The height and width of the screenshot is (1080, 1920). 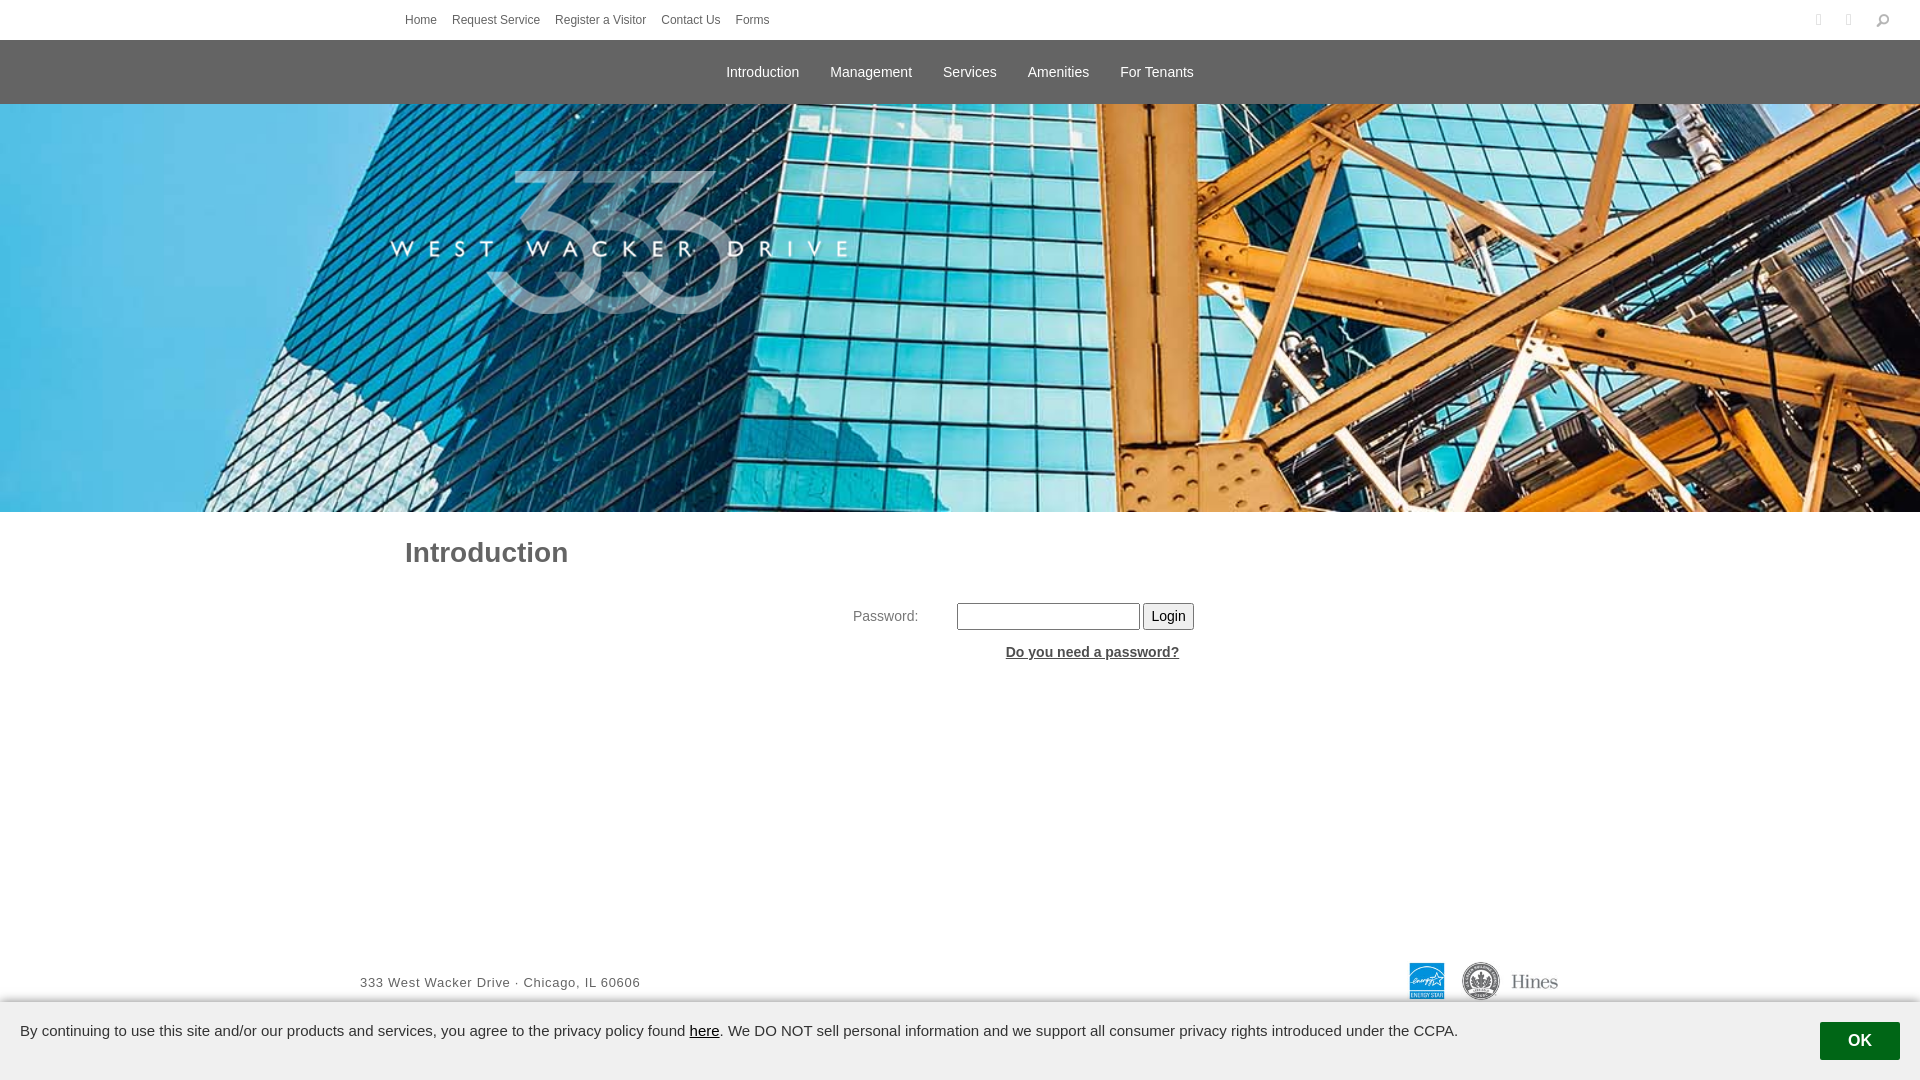 I want to click on 'Register a Visitor', so click(x=604, y=19).